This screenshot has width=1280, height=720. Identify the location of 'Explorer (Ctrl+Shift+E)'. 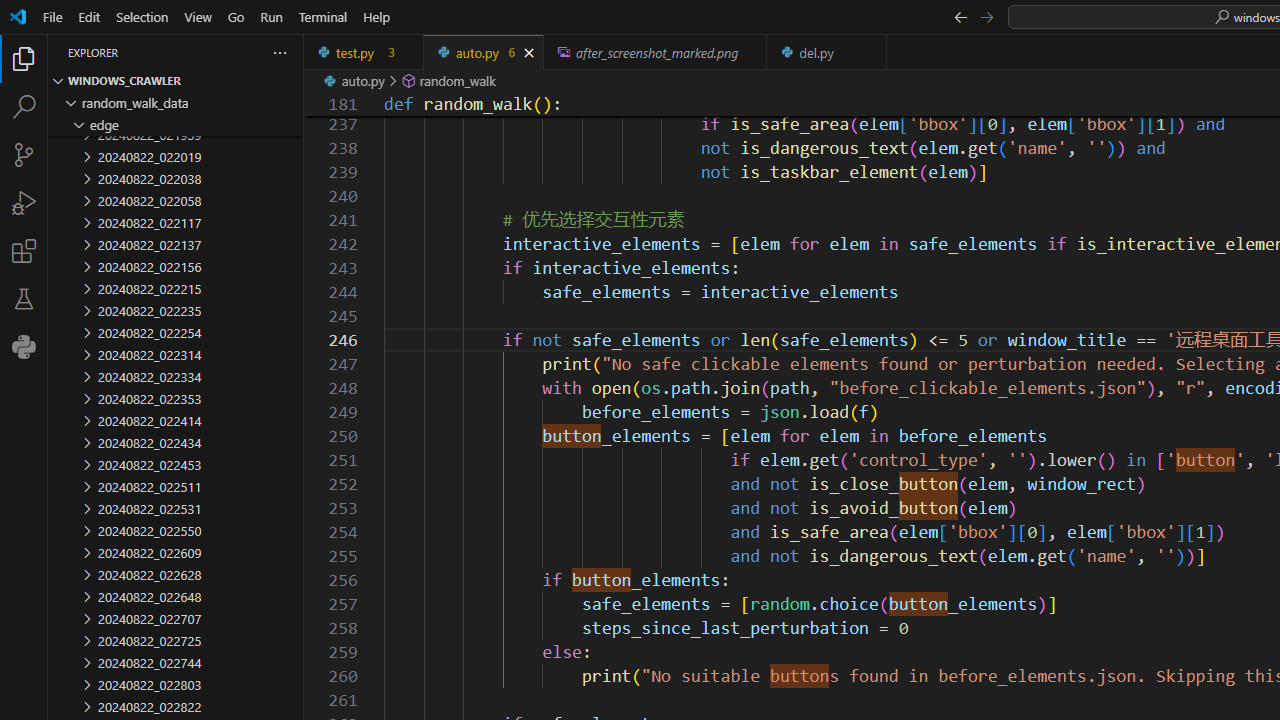
(24, 58).